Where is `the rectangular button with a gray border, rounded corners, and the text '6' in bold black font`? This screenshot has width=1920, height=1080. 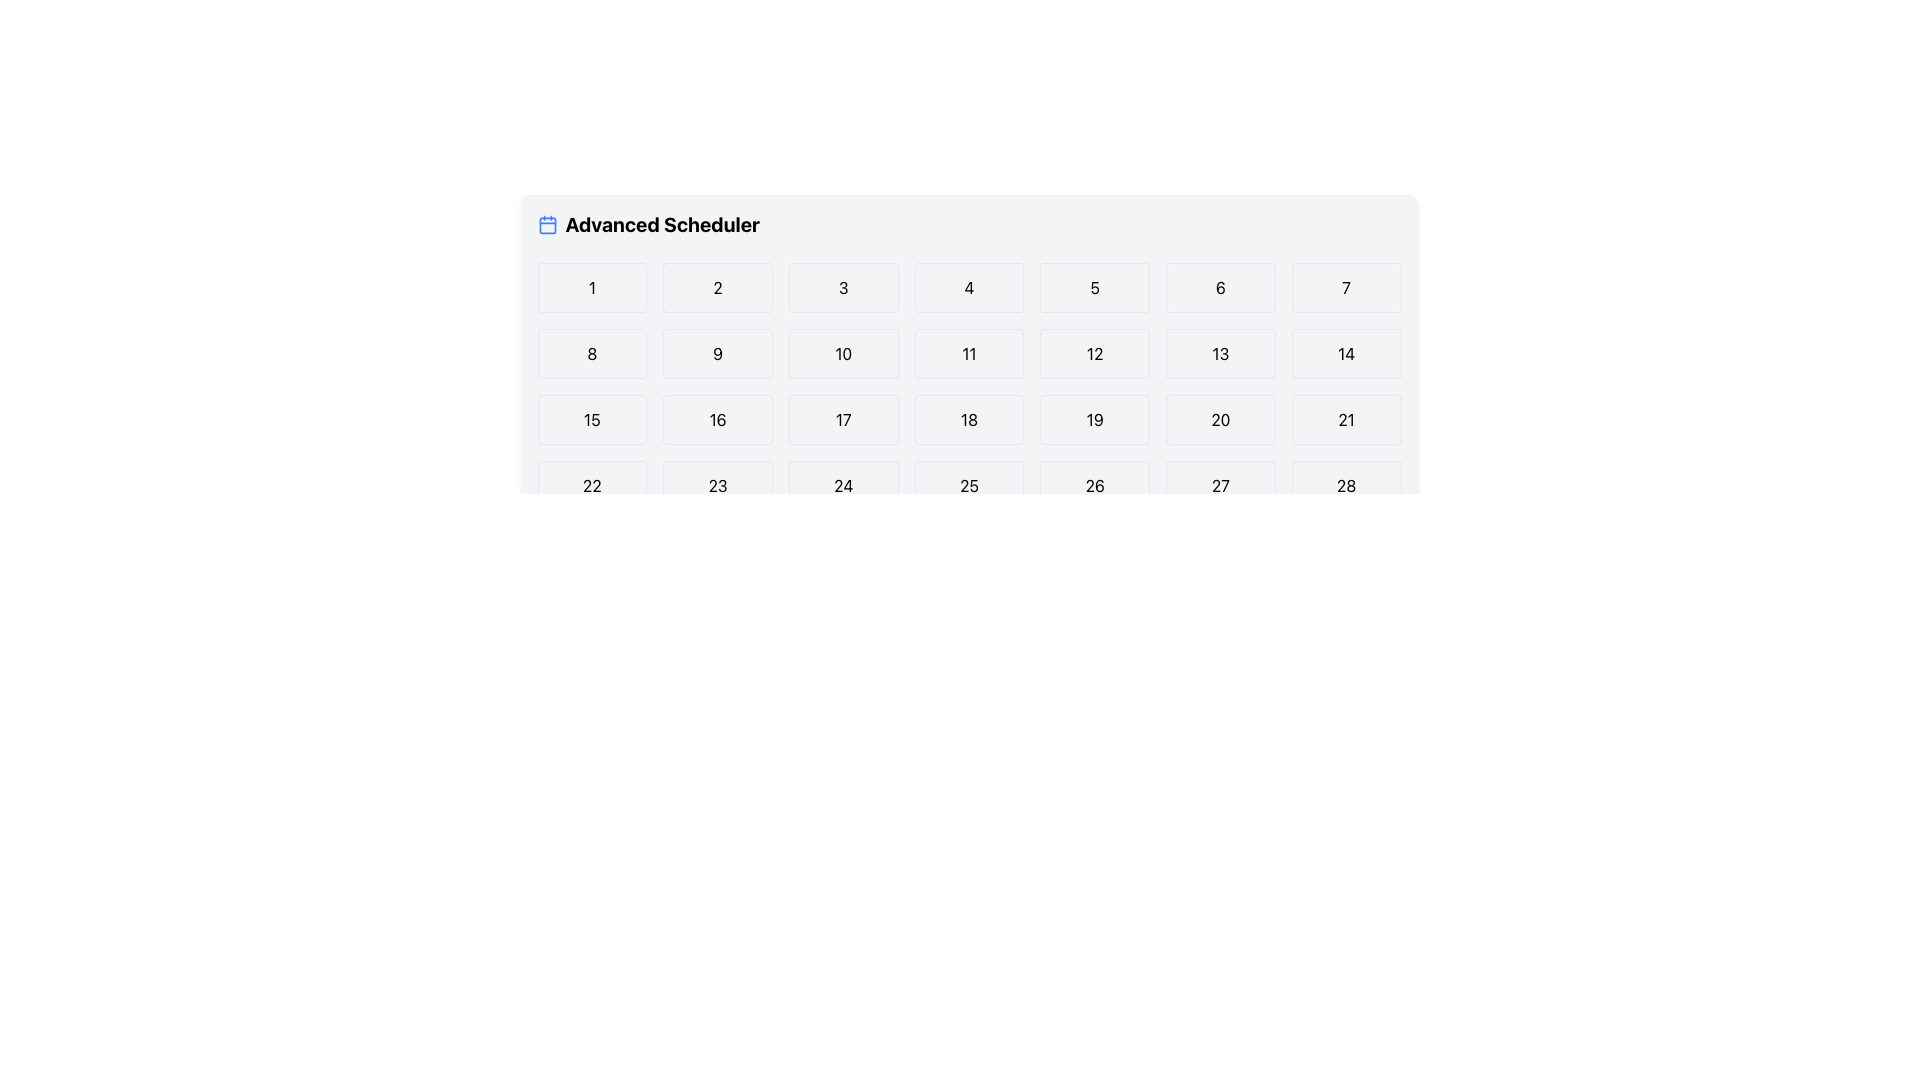
the rectangular button with a gray border, rounded corners, and the text '6' in bold black font is located at coordinates (1219, 288).